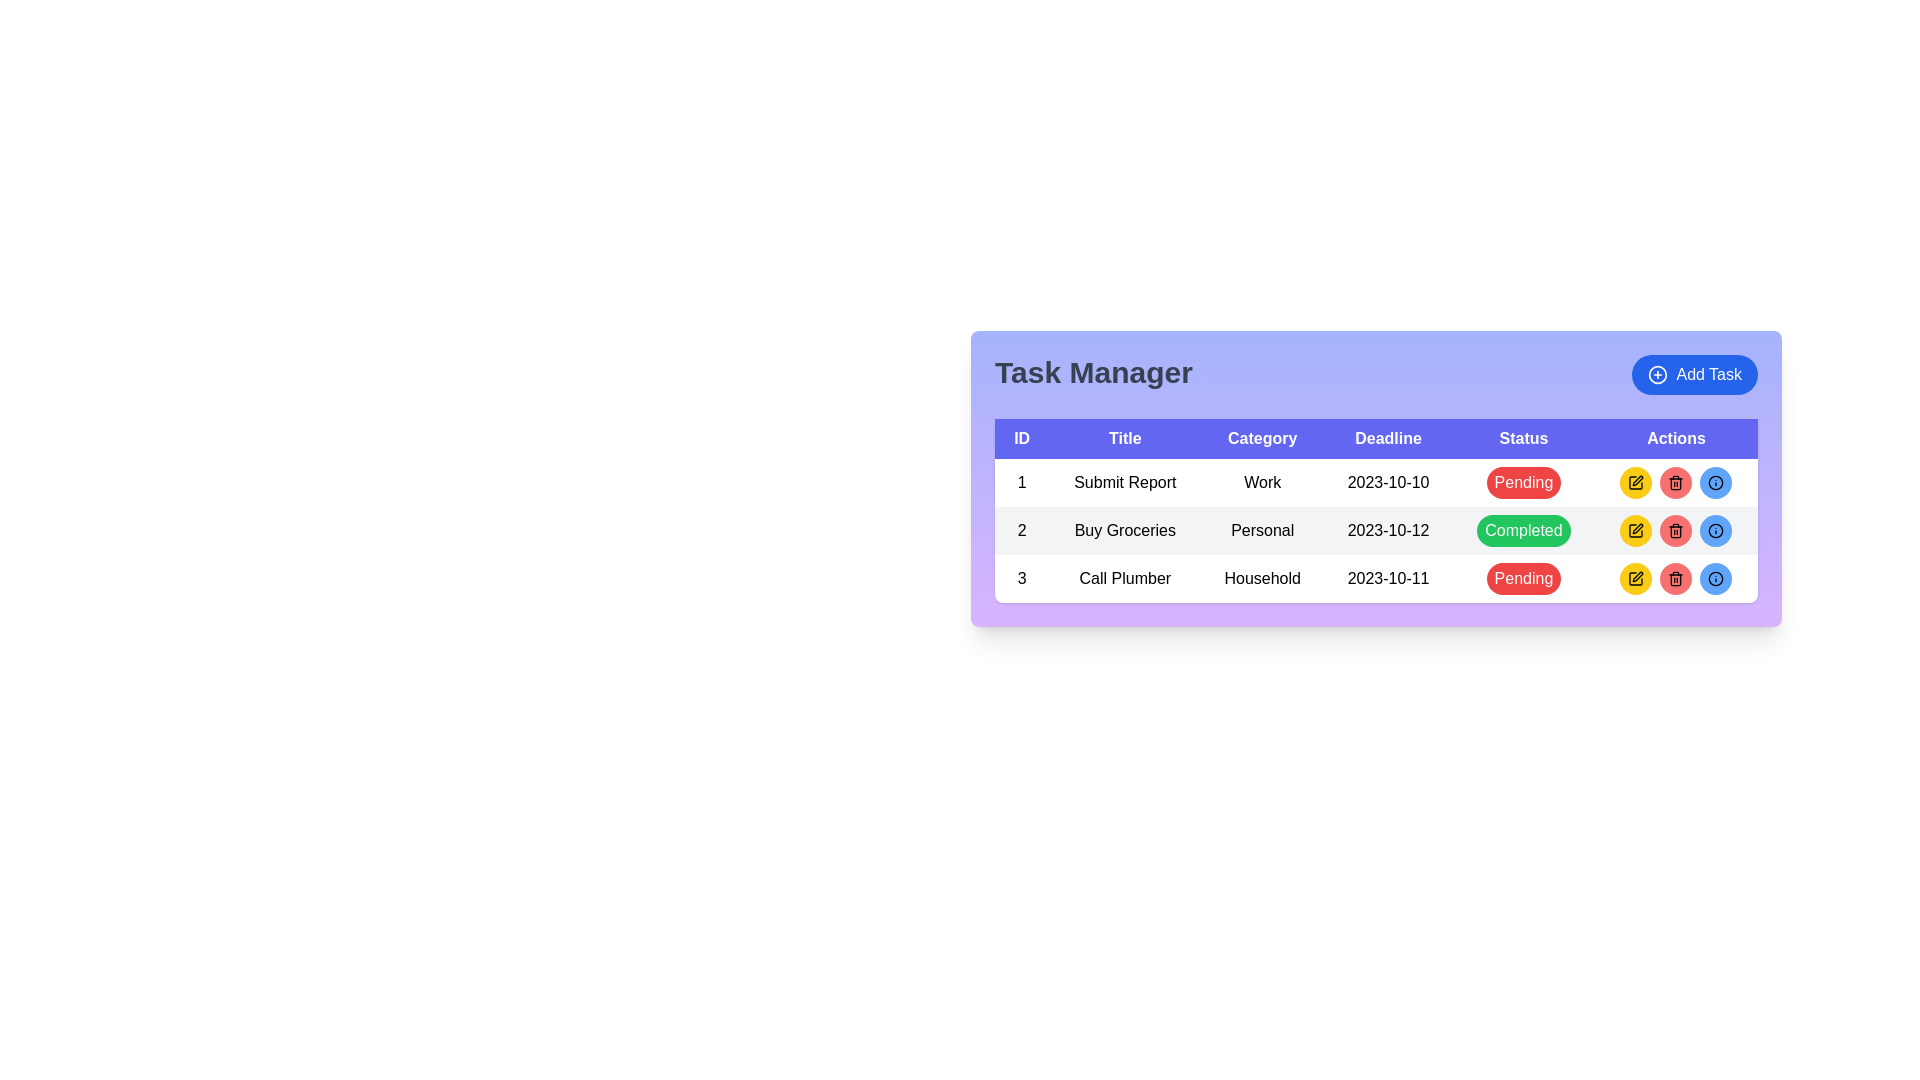  What do you see at coordinates (1638, 481) in the screenshot?
I see `the edit icon represented as a vector graphic in the 'Actions' column of the task table for the 'Call Plumber' task, programmatically for accessibility purposes` at bounding box center [1638, 481].